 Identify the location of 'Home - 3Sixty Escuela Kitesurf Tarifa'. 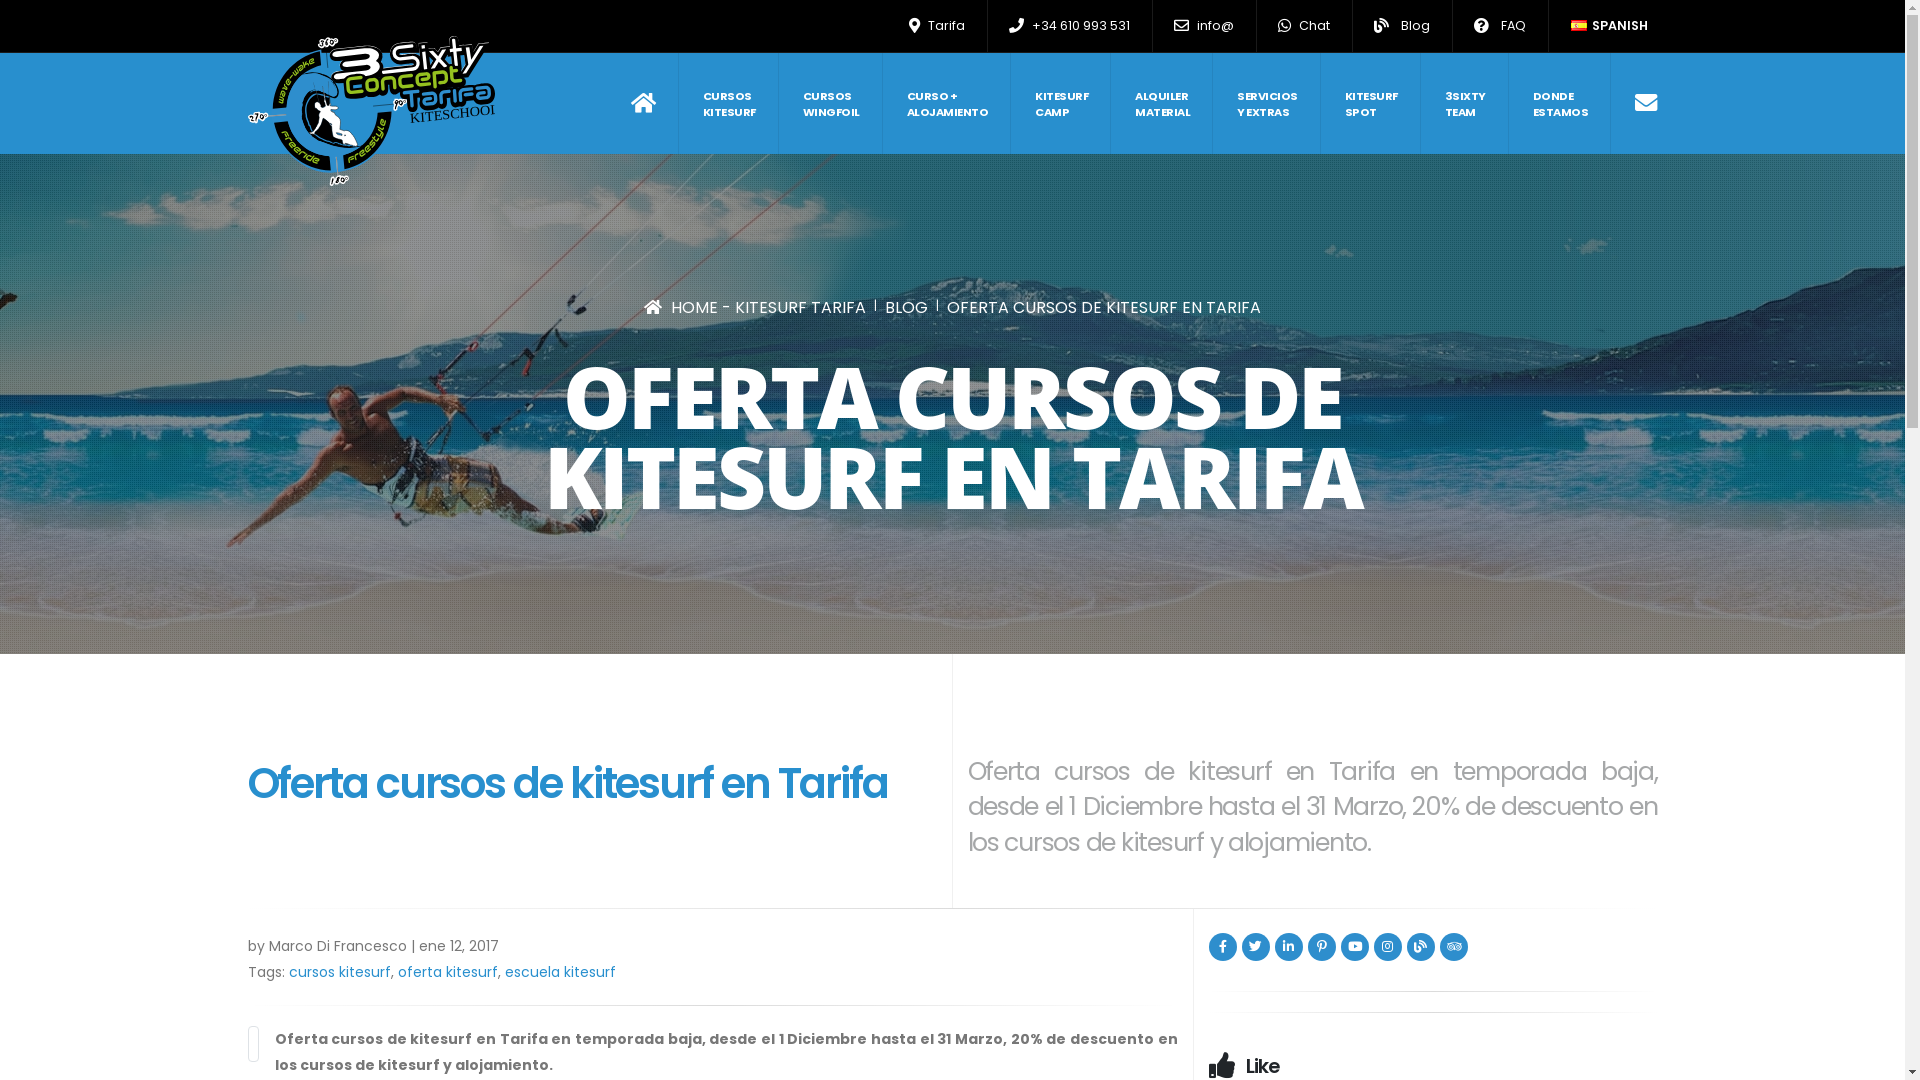
(371, 111).